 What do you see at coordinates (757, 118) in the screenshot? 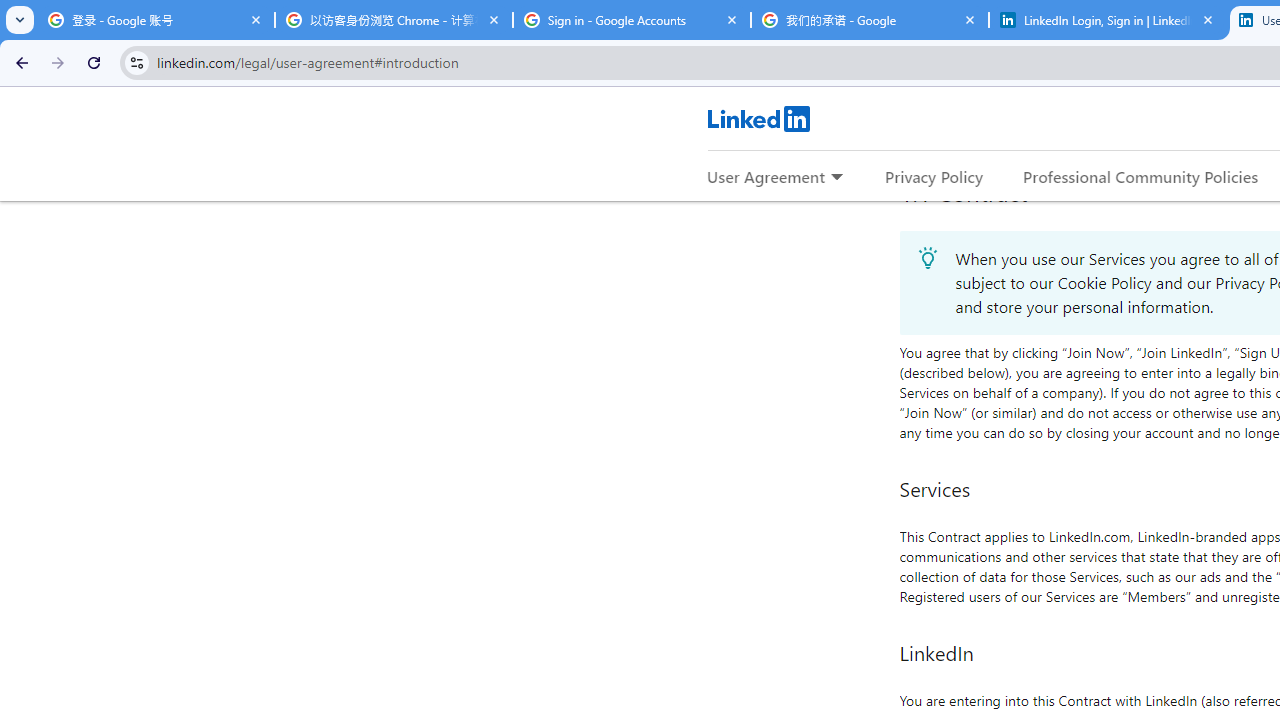
I see `'LinkedIn Logo'` at bounding box center [757, 118].